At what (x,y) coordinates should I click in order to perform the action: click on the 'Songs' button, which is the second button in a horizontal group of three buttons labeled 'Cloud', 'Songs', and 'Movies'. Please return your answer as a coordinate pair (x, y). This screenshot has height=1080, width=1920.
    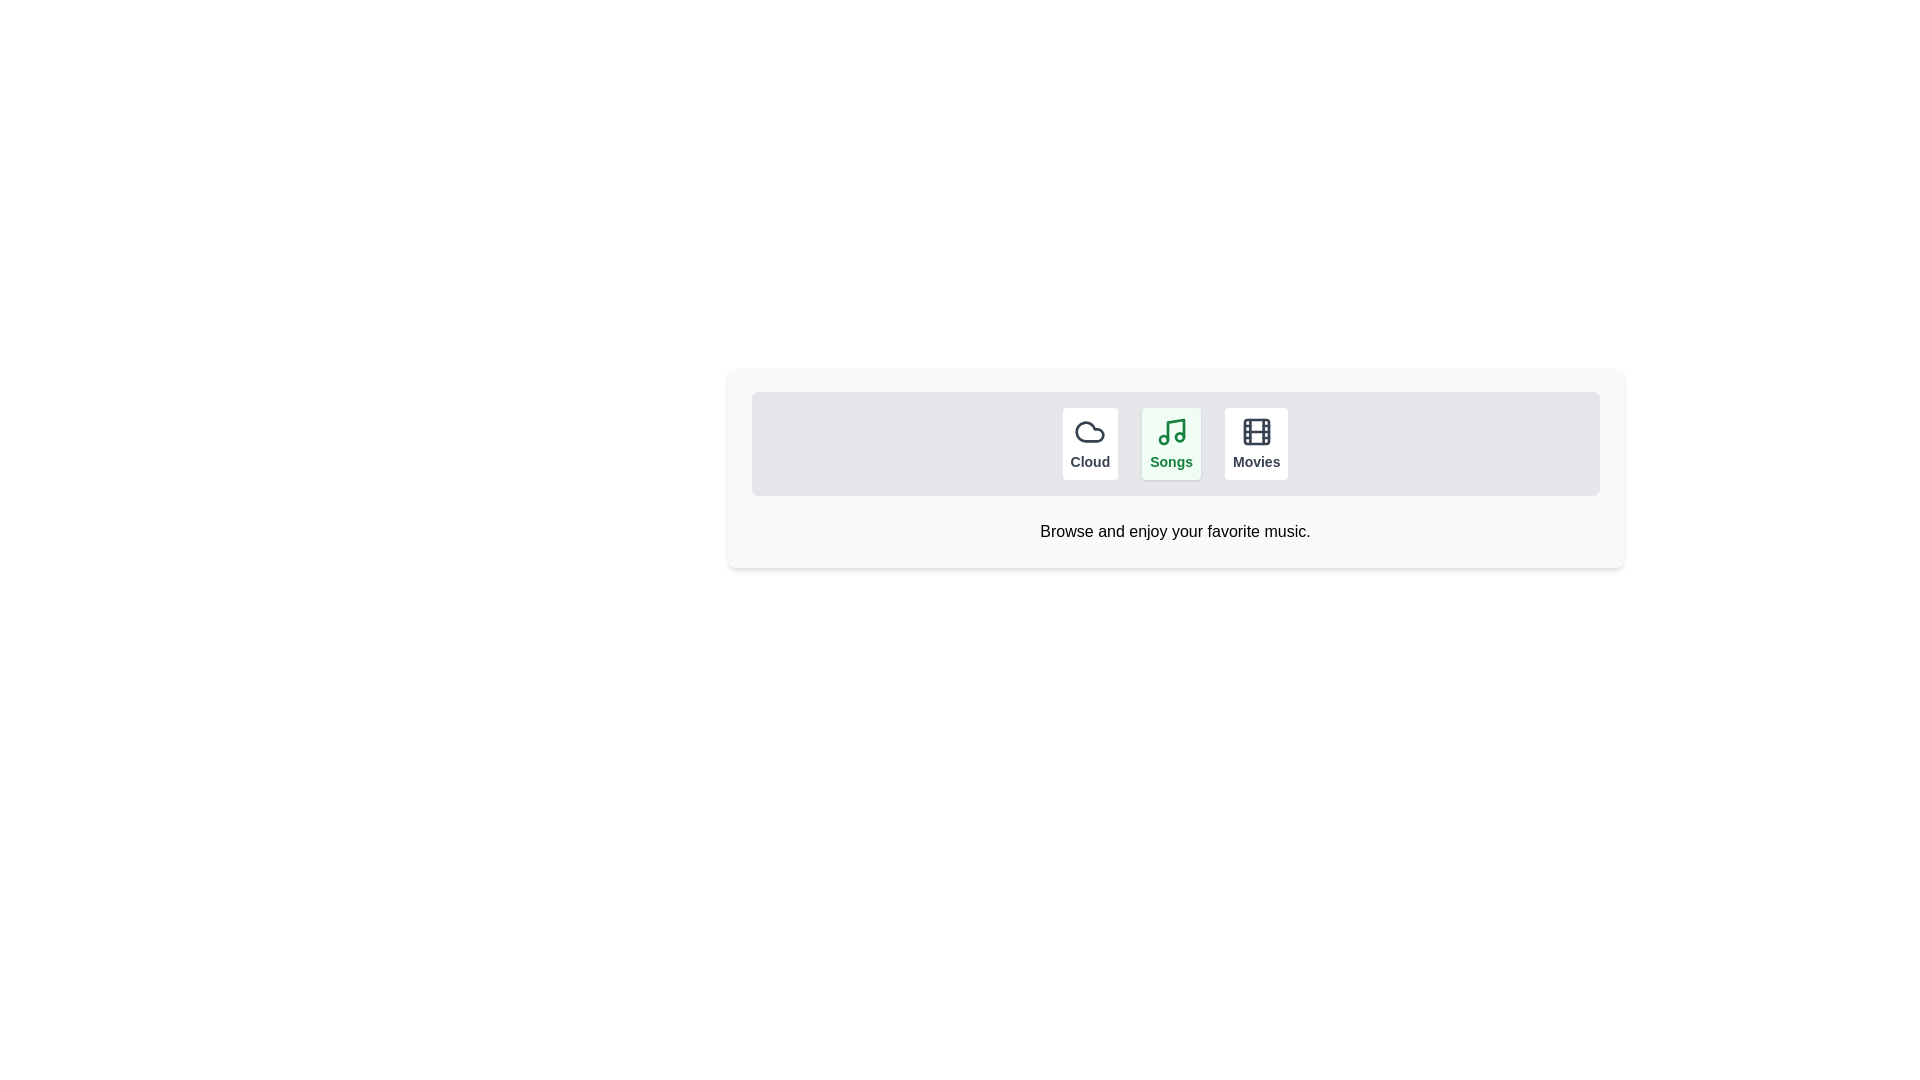
    Looking at the image, I should click on (1175, 442).